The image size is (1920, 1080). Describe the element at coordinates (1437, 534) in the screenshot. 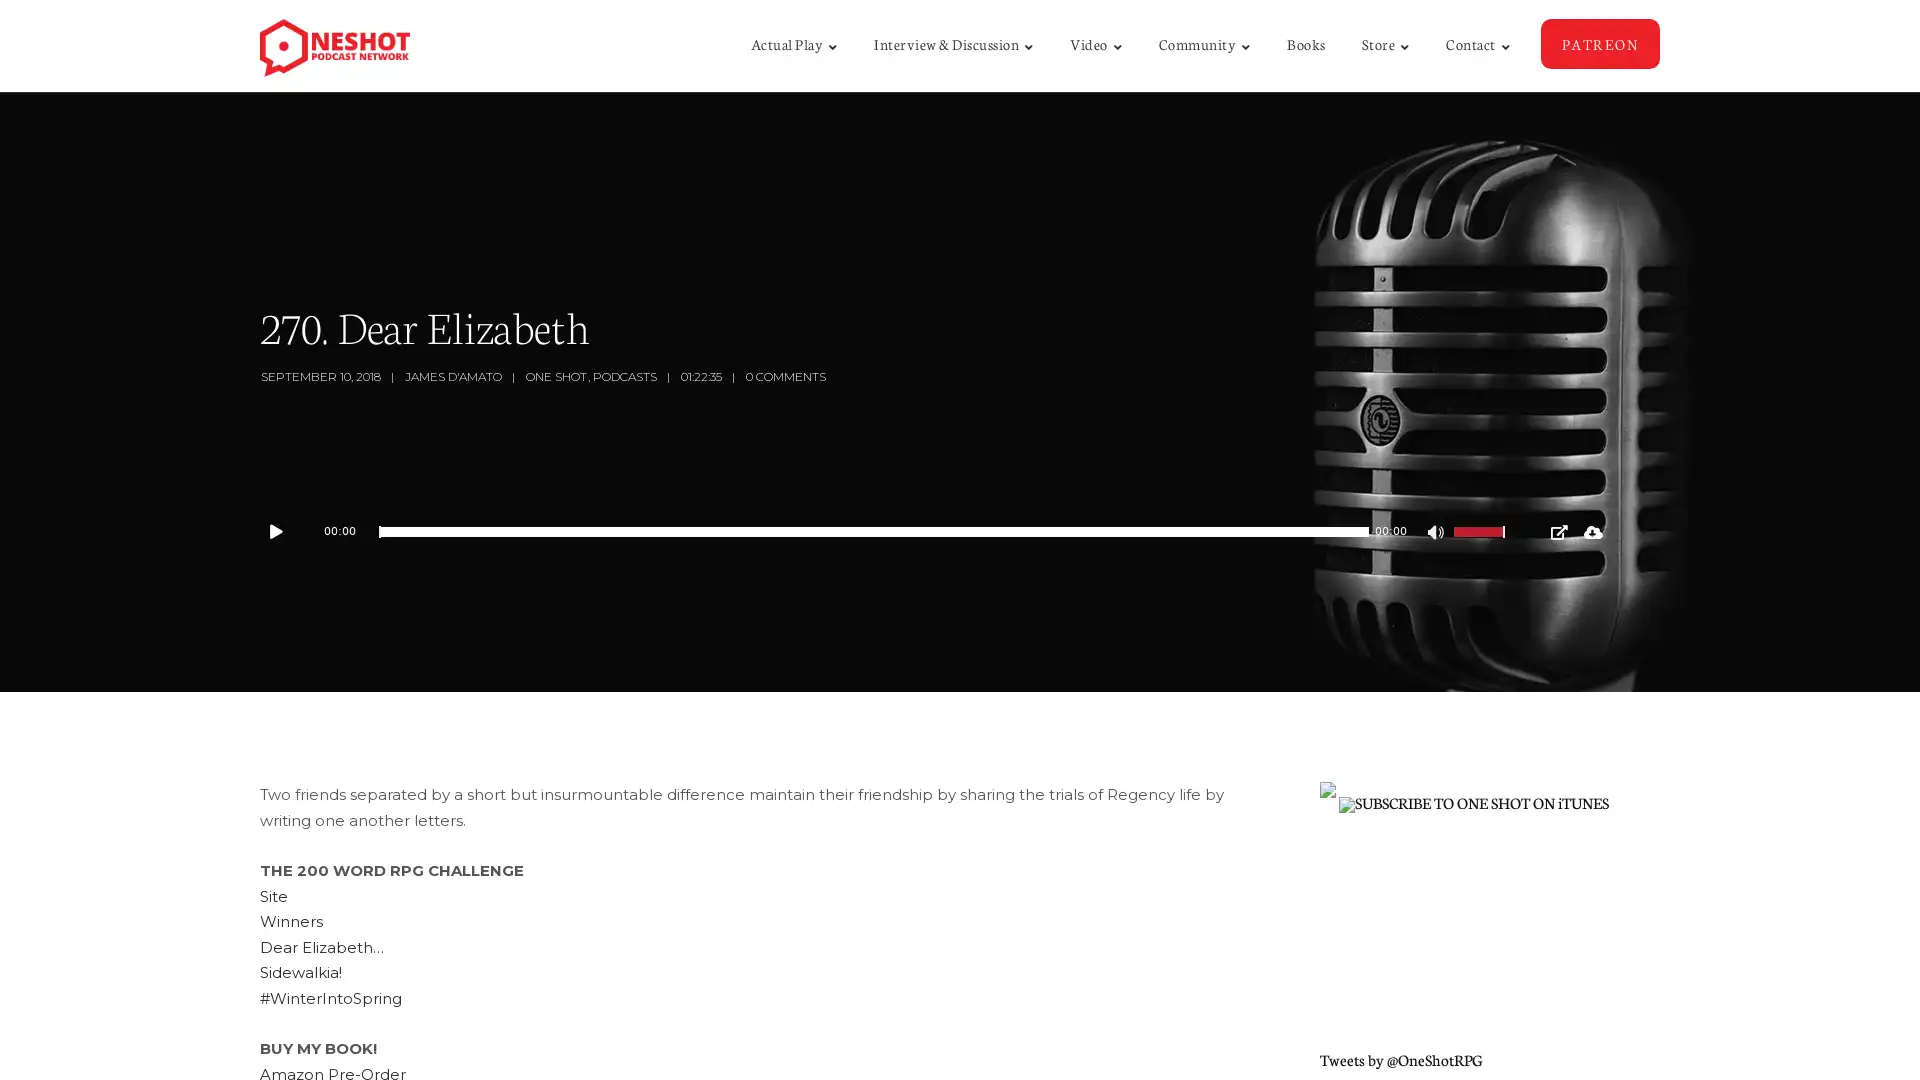

I see `Mute` at that location.